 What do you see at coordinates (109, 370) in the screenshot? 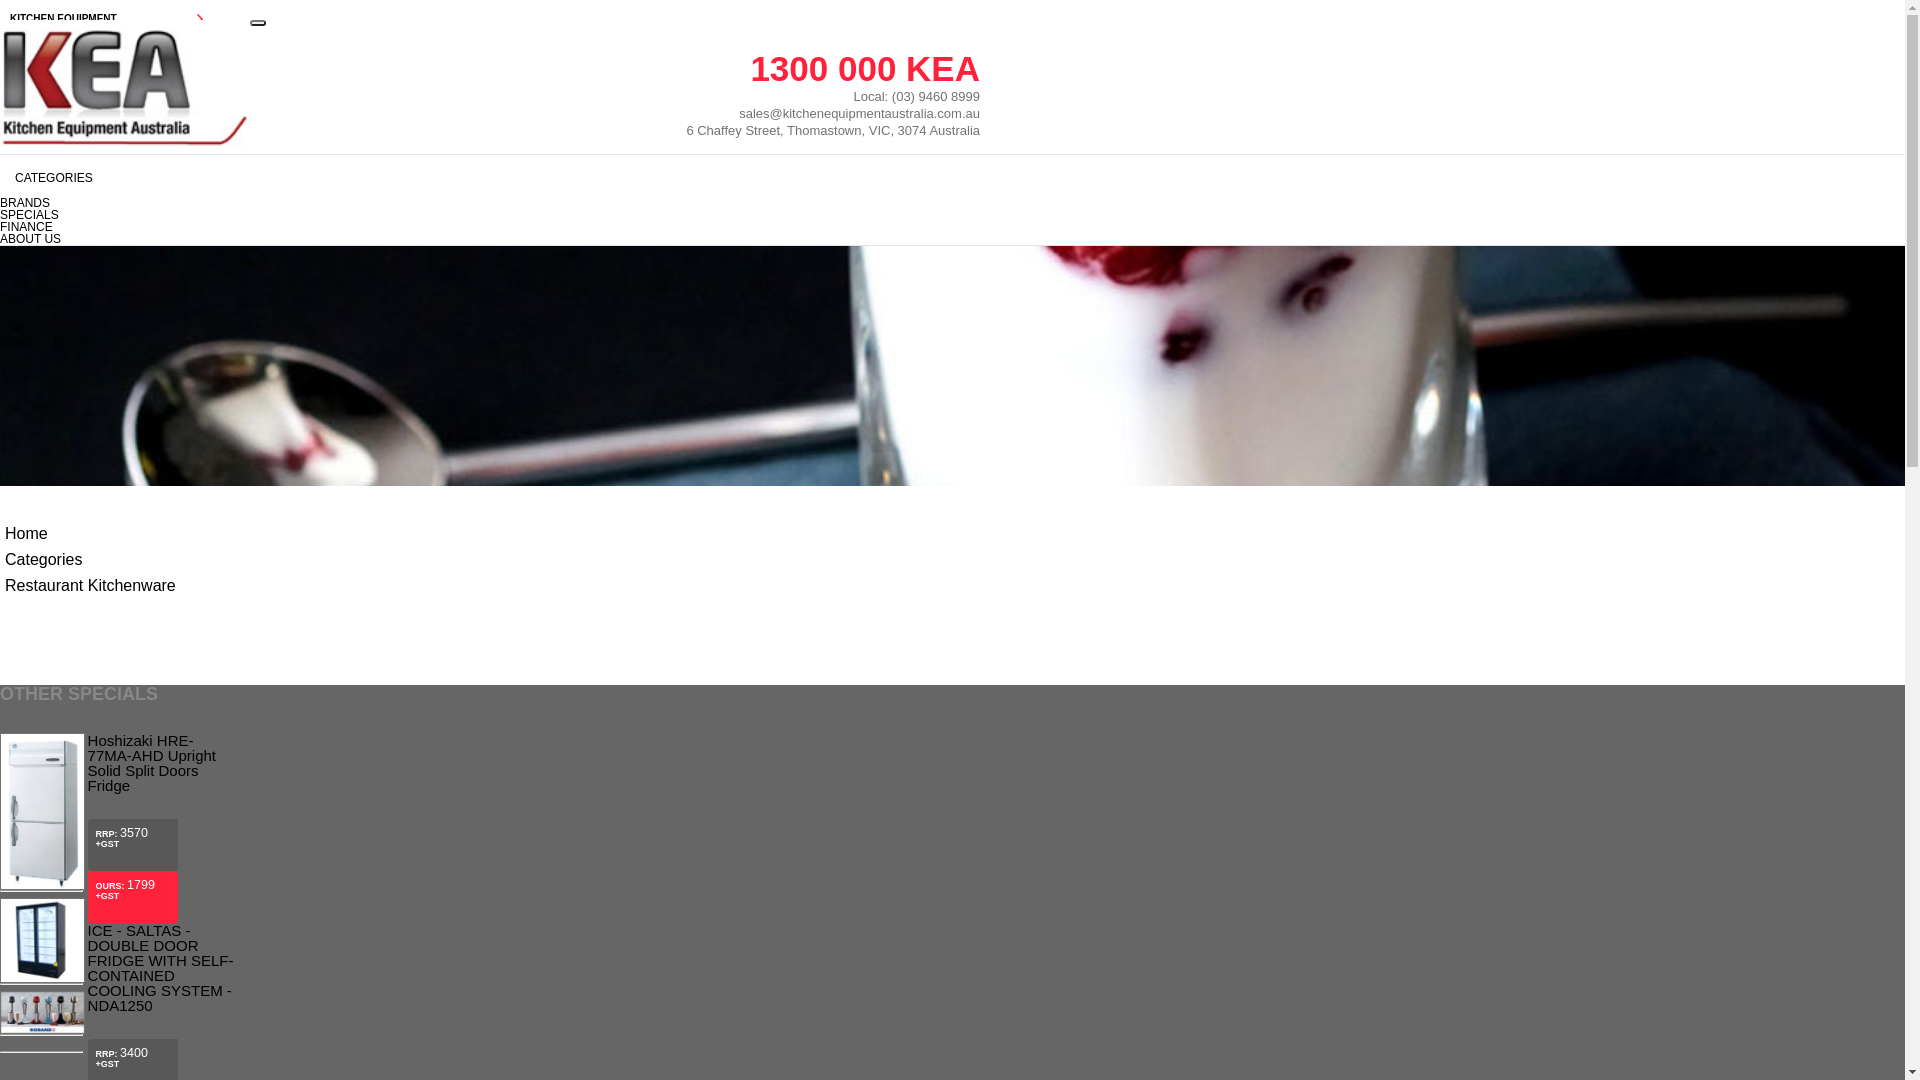
I see `'HEATED FOOD DISPLAY CABINETS'` at bounding box center [109, 370].